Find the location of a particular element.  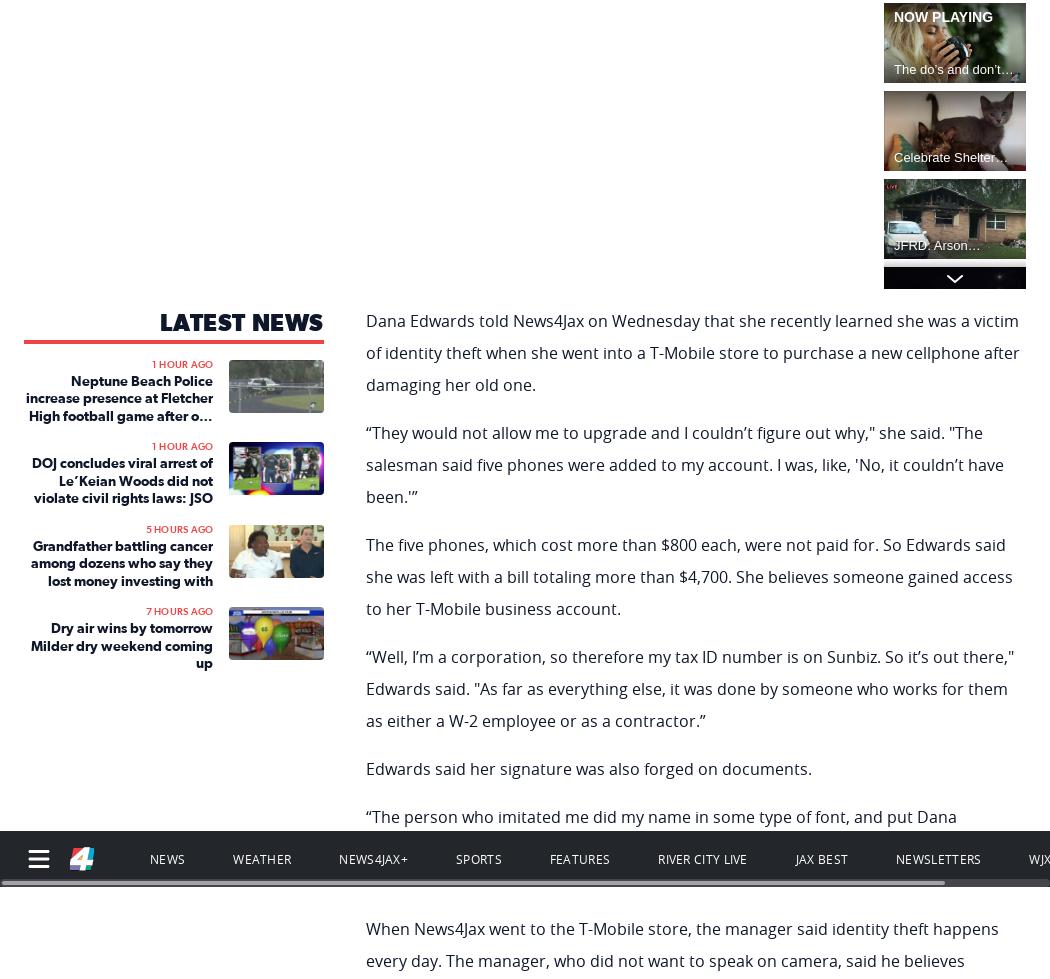

'Terms of Use' is located at coordinates (265, 837).